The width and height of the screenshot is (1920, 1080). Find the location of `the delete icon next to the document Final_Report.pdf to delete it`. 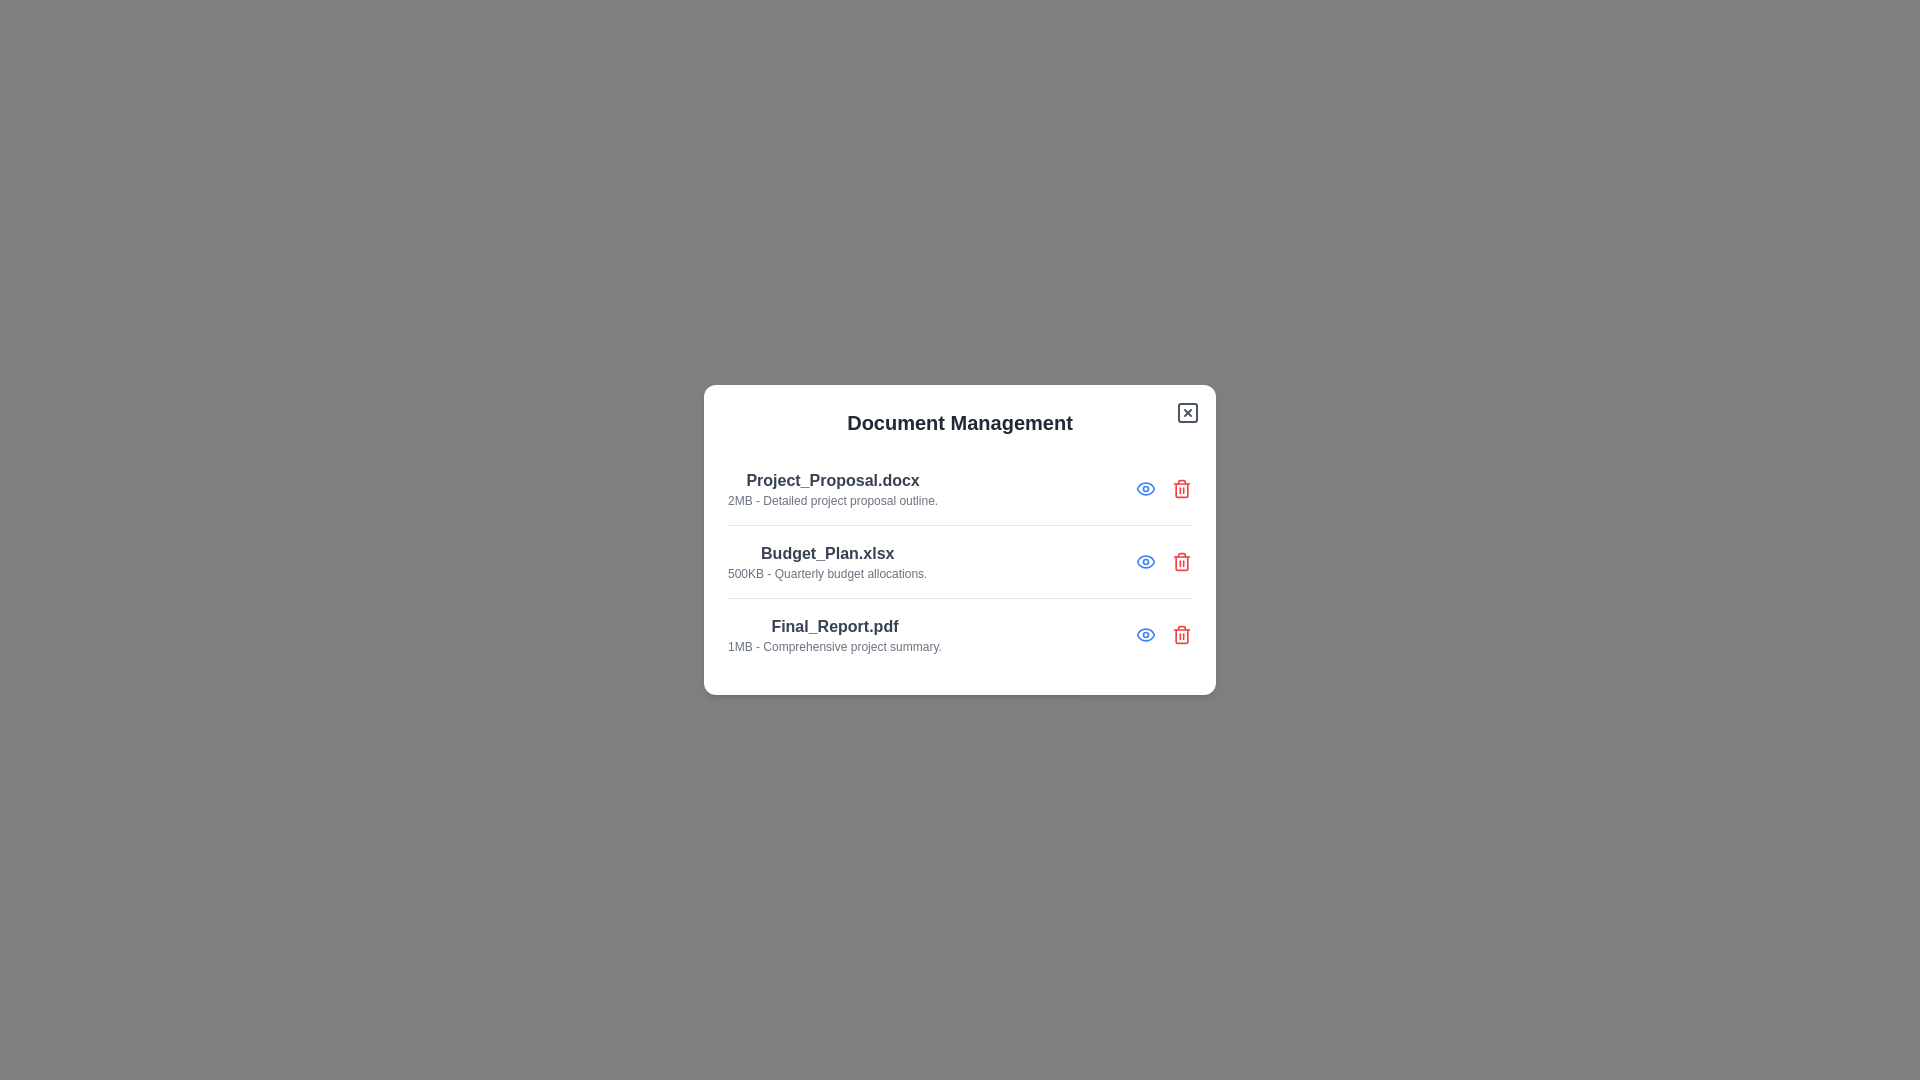

the delete icon next to the document Final_Report.pdf to delete it is located at coordinates (1181, 635).